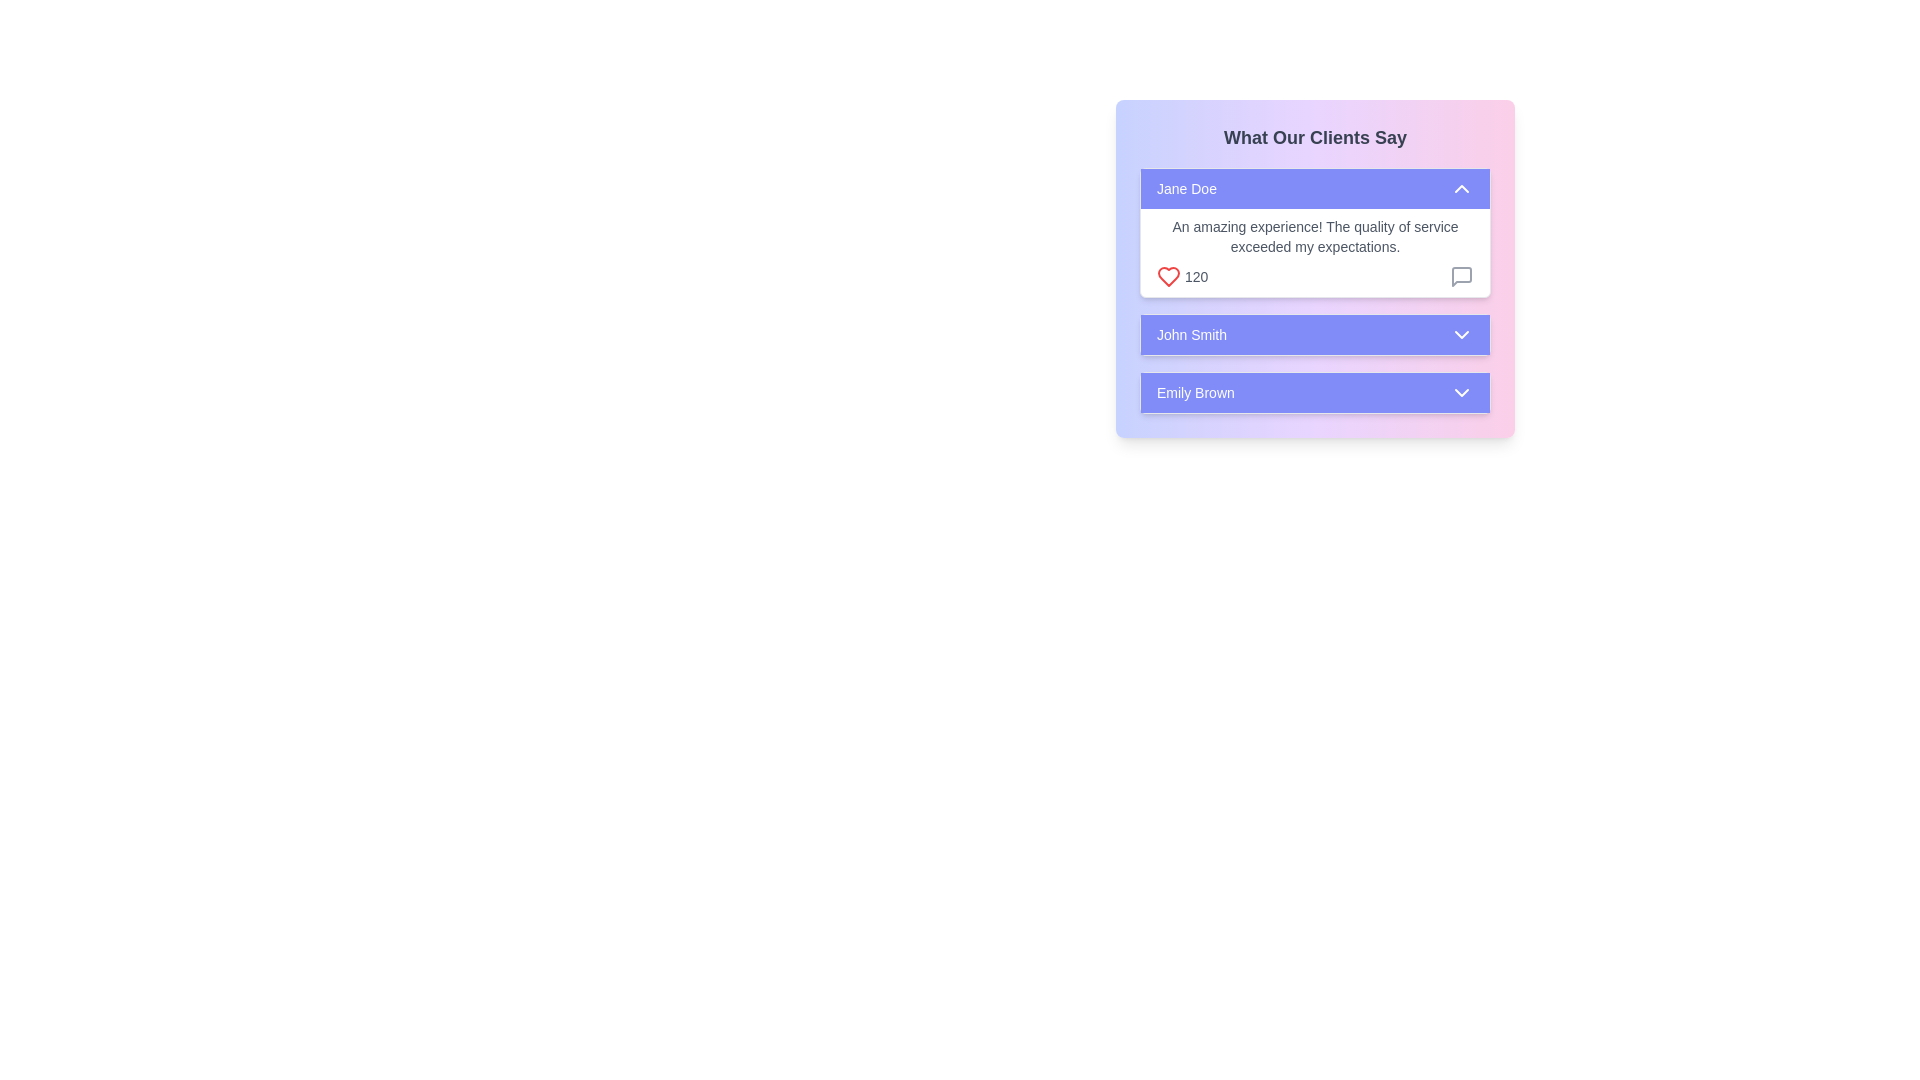  I want to click on the heart icon located, so click(1169, 277).